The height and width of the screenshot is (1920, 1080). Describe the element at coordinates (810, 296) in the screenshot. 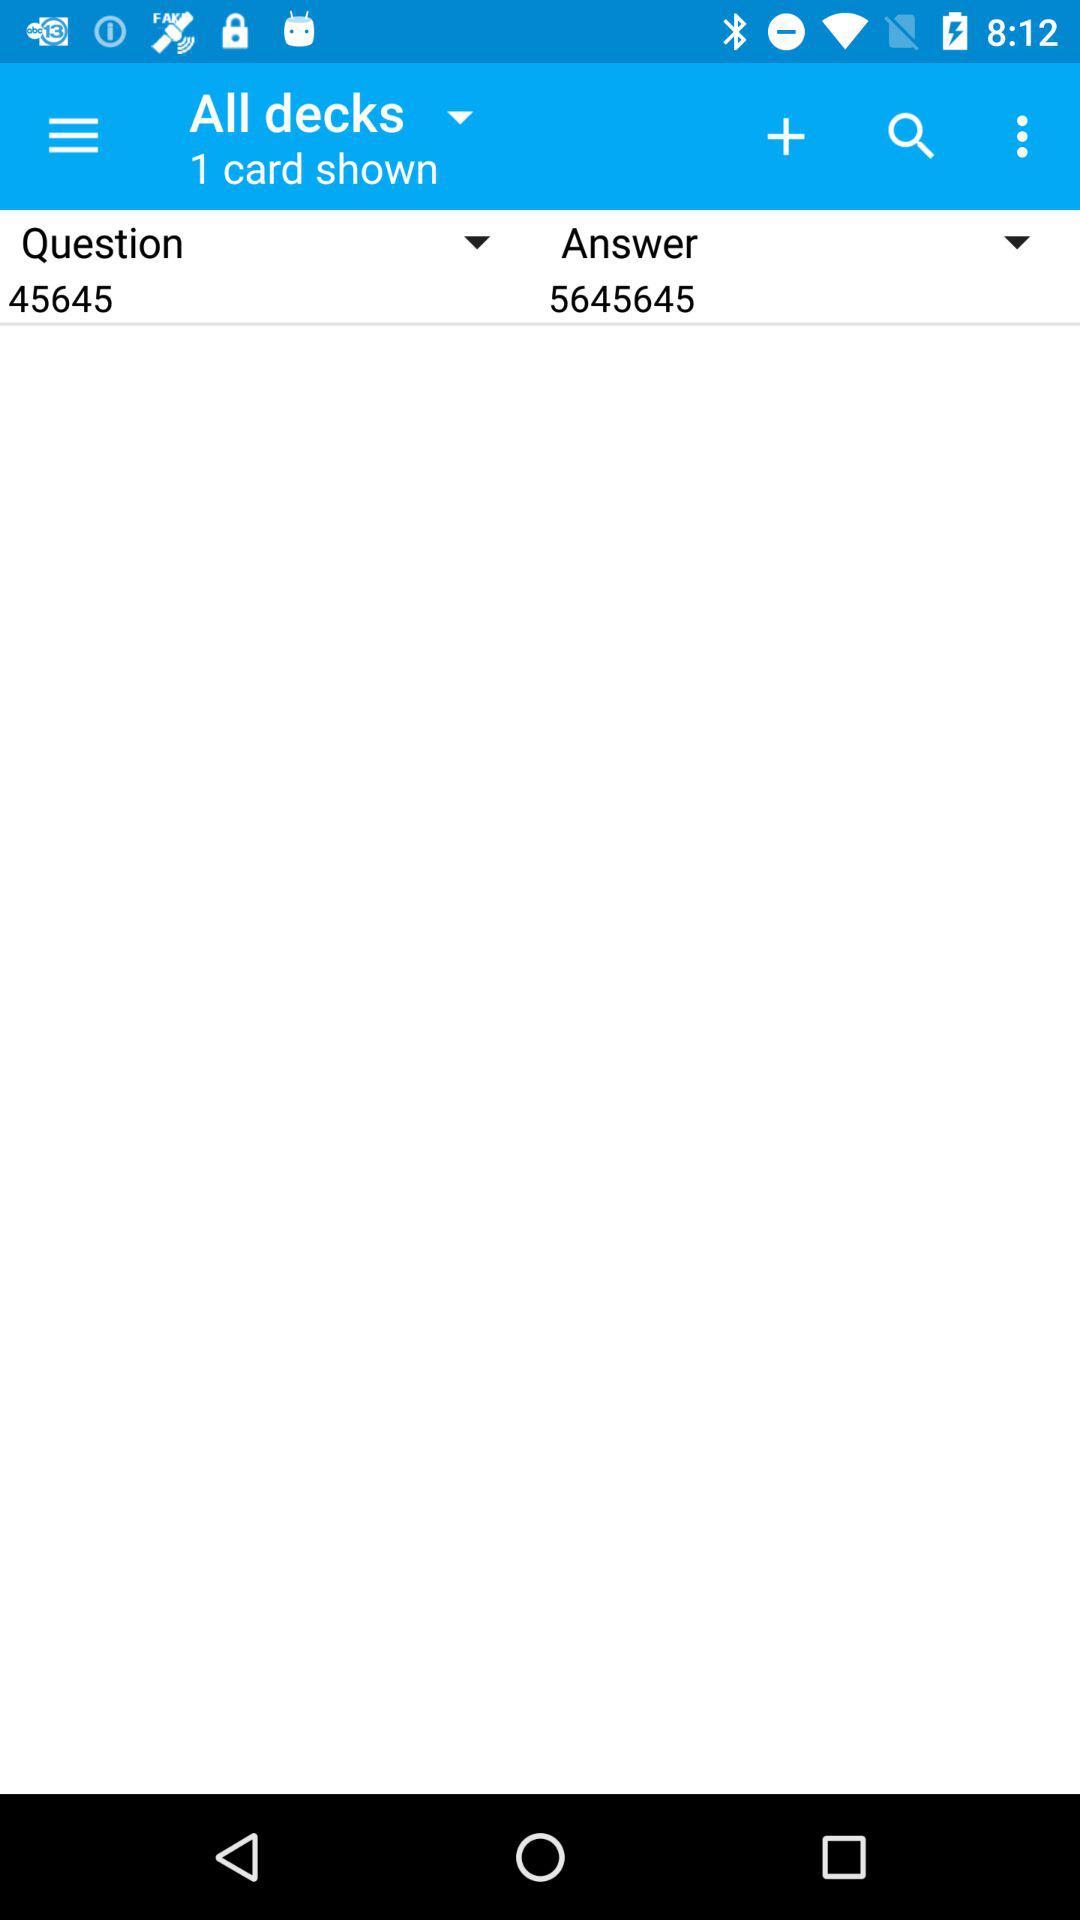

I see `the item to the right of the 45645 icon` at that location.